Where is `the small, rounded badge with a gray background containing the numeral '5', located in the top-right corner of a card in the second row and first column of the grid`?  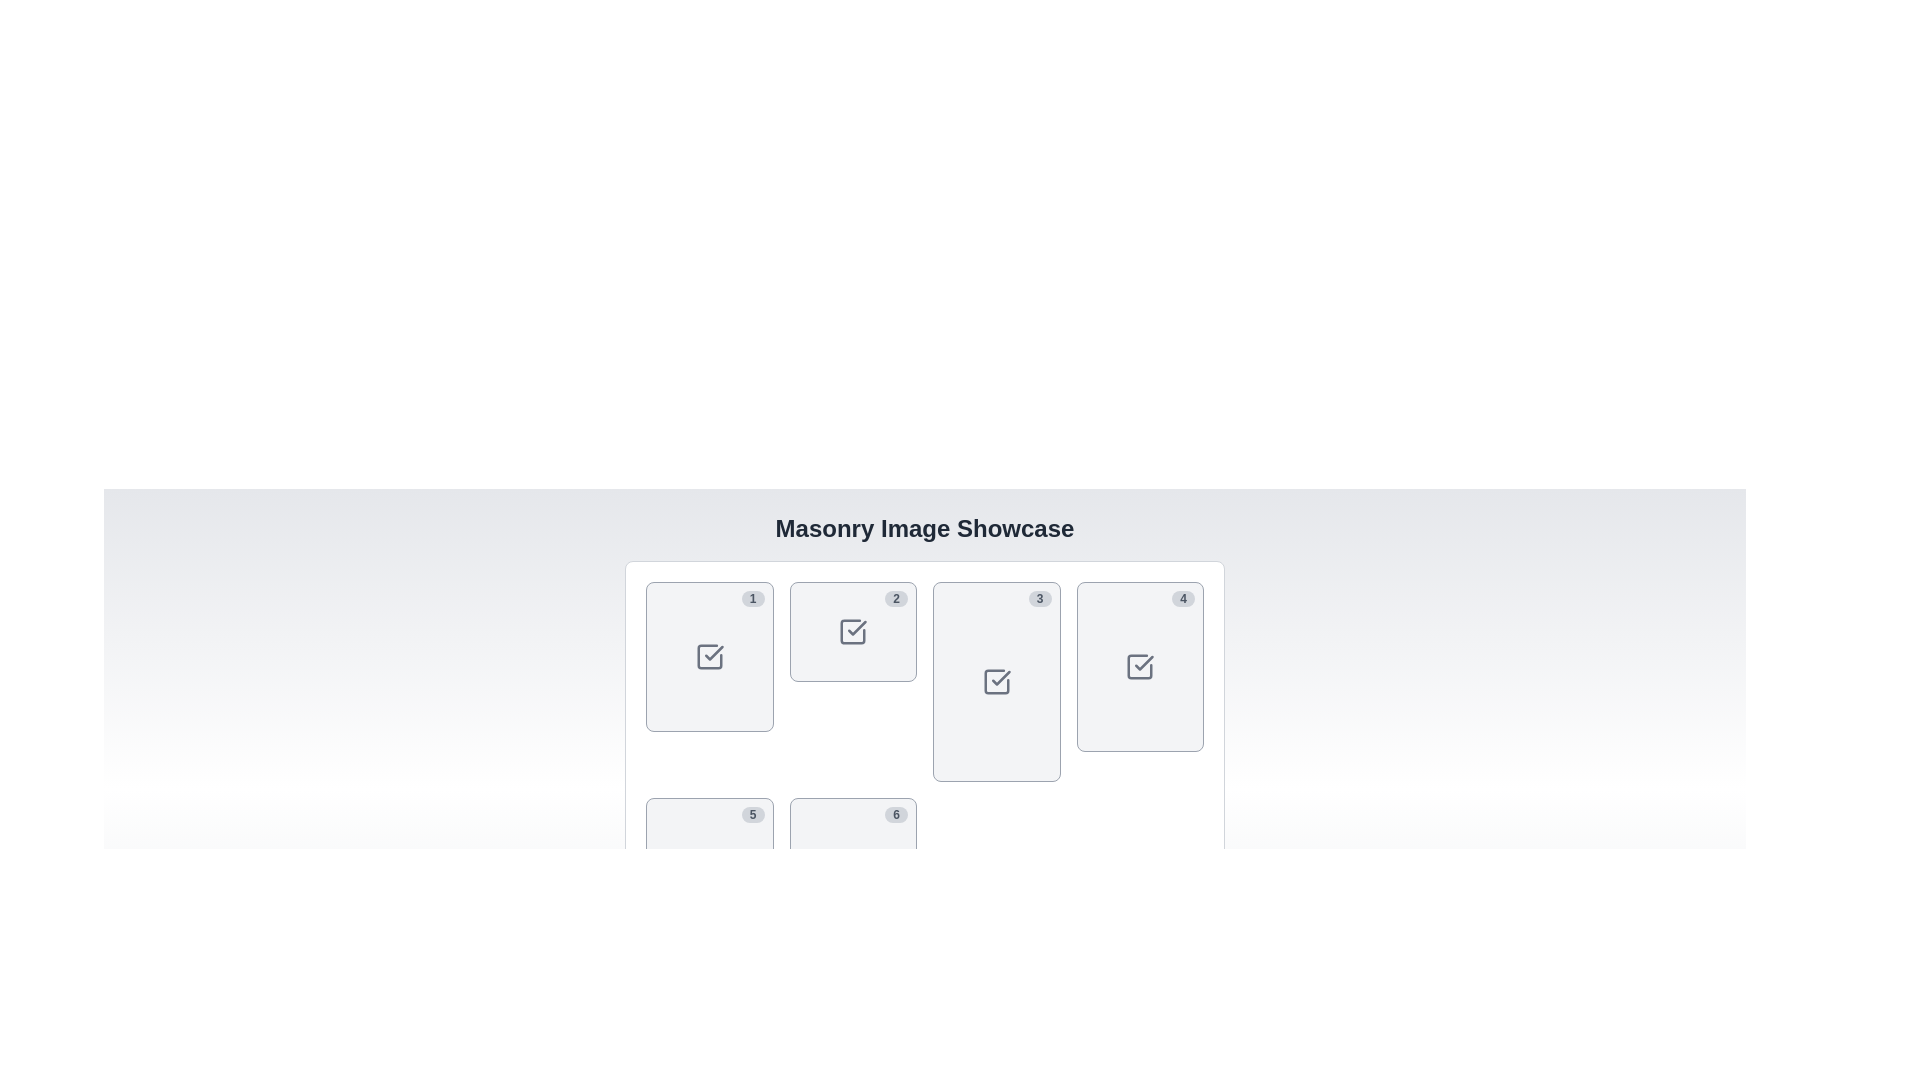 the small, rounded badge with a gray background containing the numeral '5', located in the top-right corner of a card in the second row and first column of the grid is located at coordinates (752, 814).